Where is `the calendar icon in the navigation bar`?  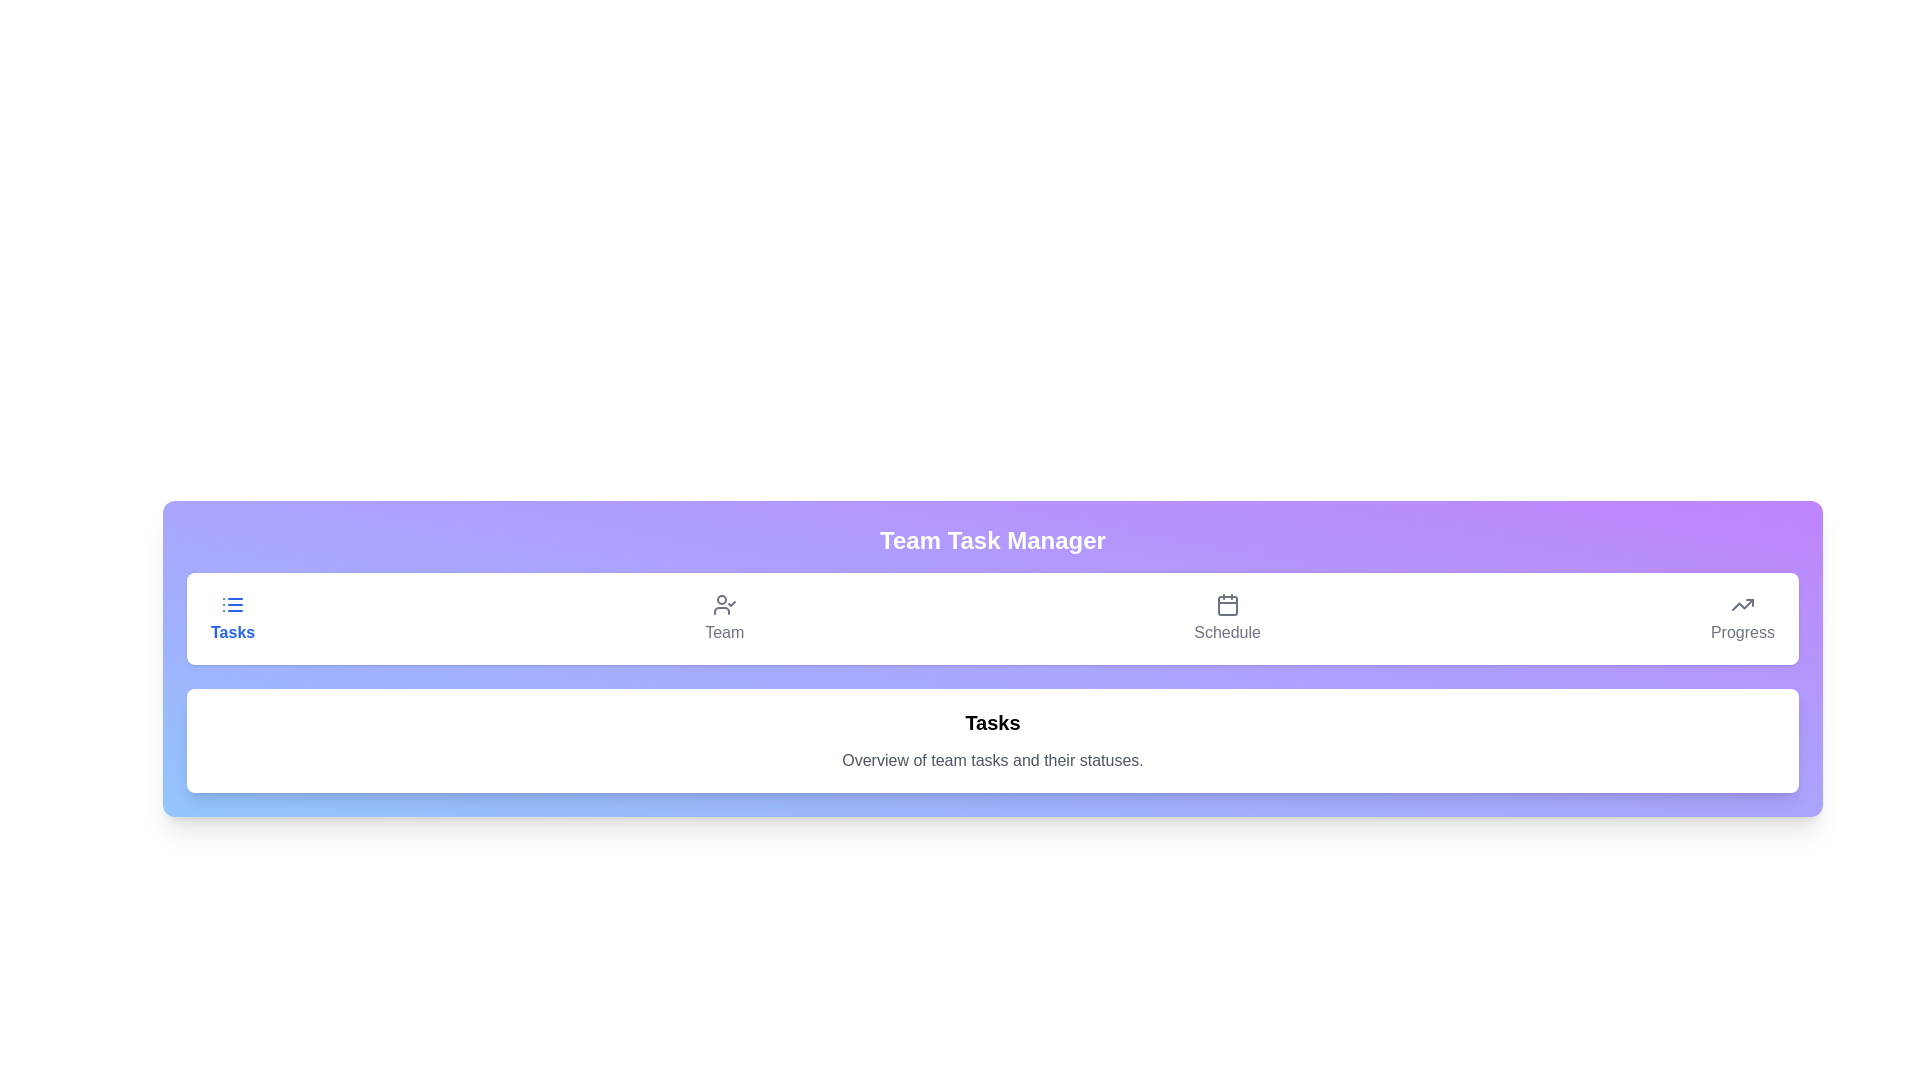
the calendar icon in the navigation bar is located at coordinates (1226, 604).